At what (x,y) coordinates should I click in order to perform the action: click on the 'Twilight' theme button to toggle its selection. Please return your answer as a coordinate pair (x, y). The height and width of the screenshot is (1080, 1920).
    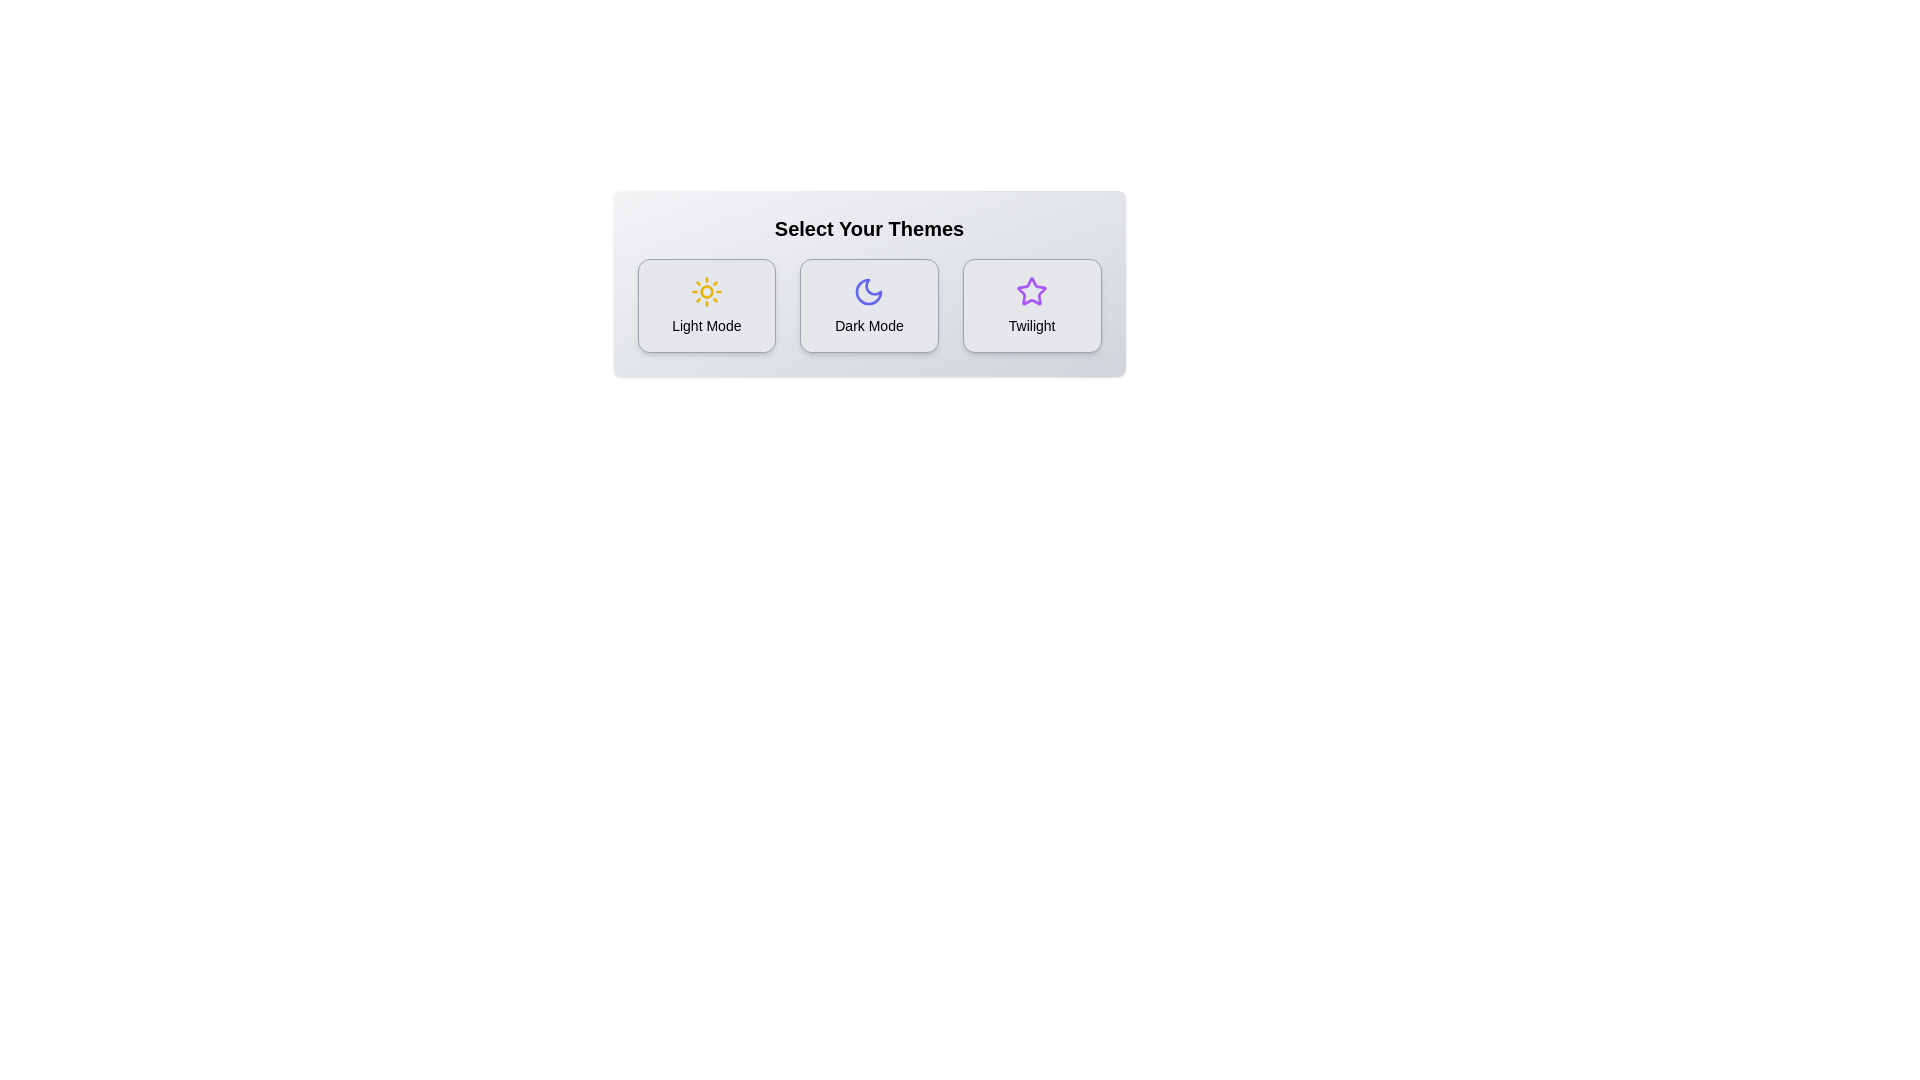
    Looking at the image, I should click on (1032, 305).